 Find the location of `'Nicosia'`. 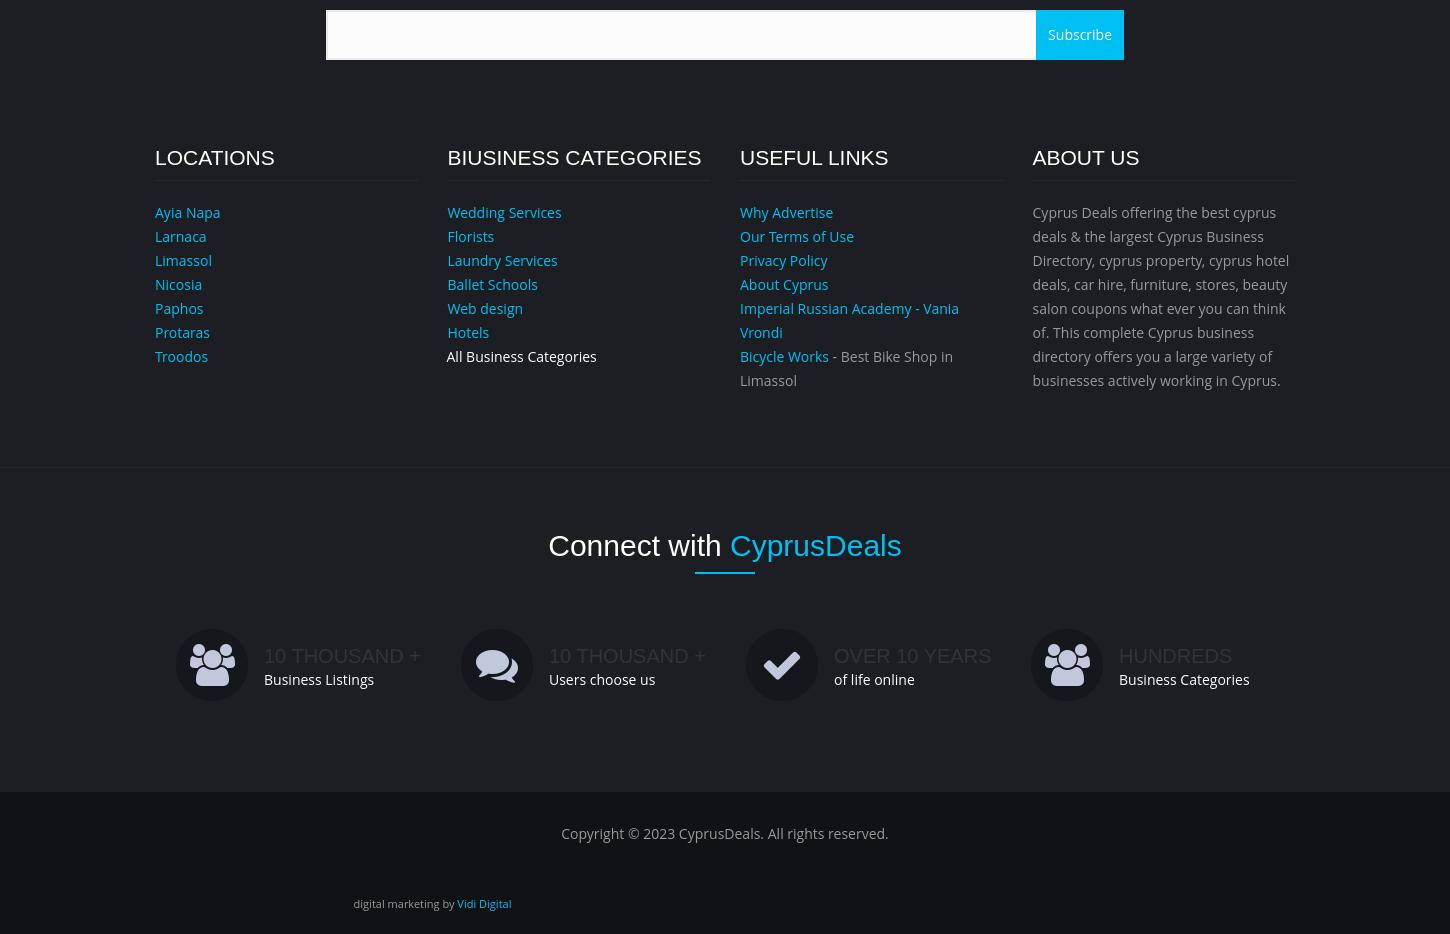

'Nicosia' is located at coordinates (177, 283).